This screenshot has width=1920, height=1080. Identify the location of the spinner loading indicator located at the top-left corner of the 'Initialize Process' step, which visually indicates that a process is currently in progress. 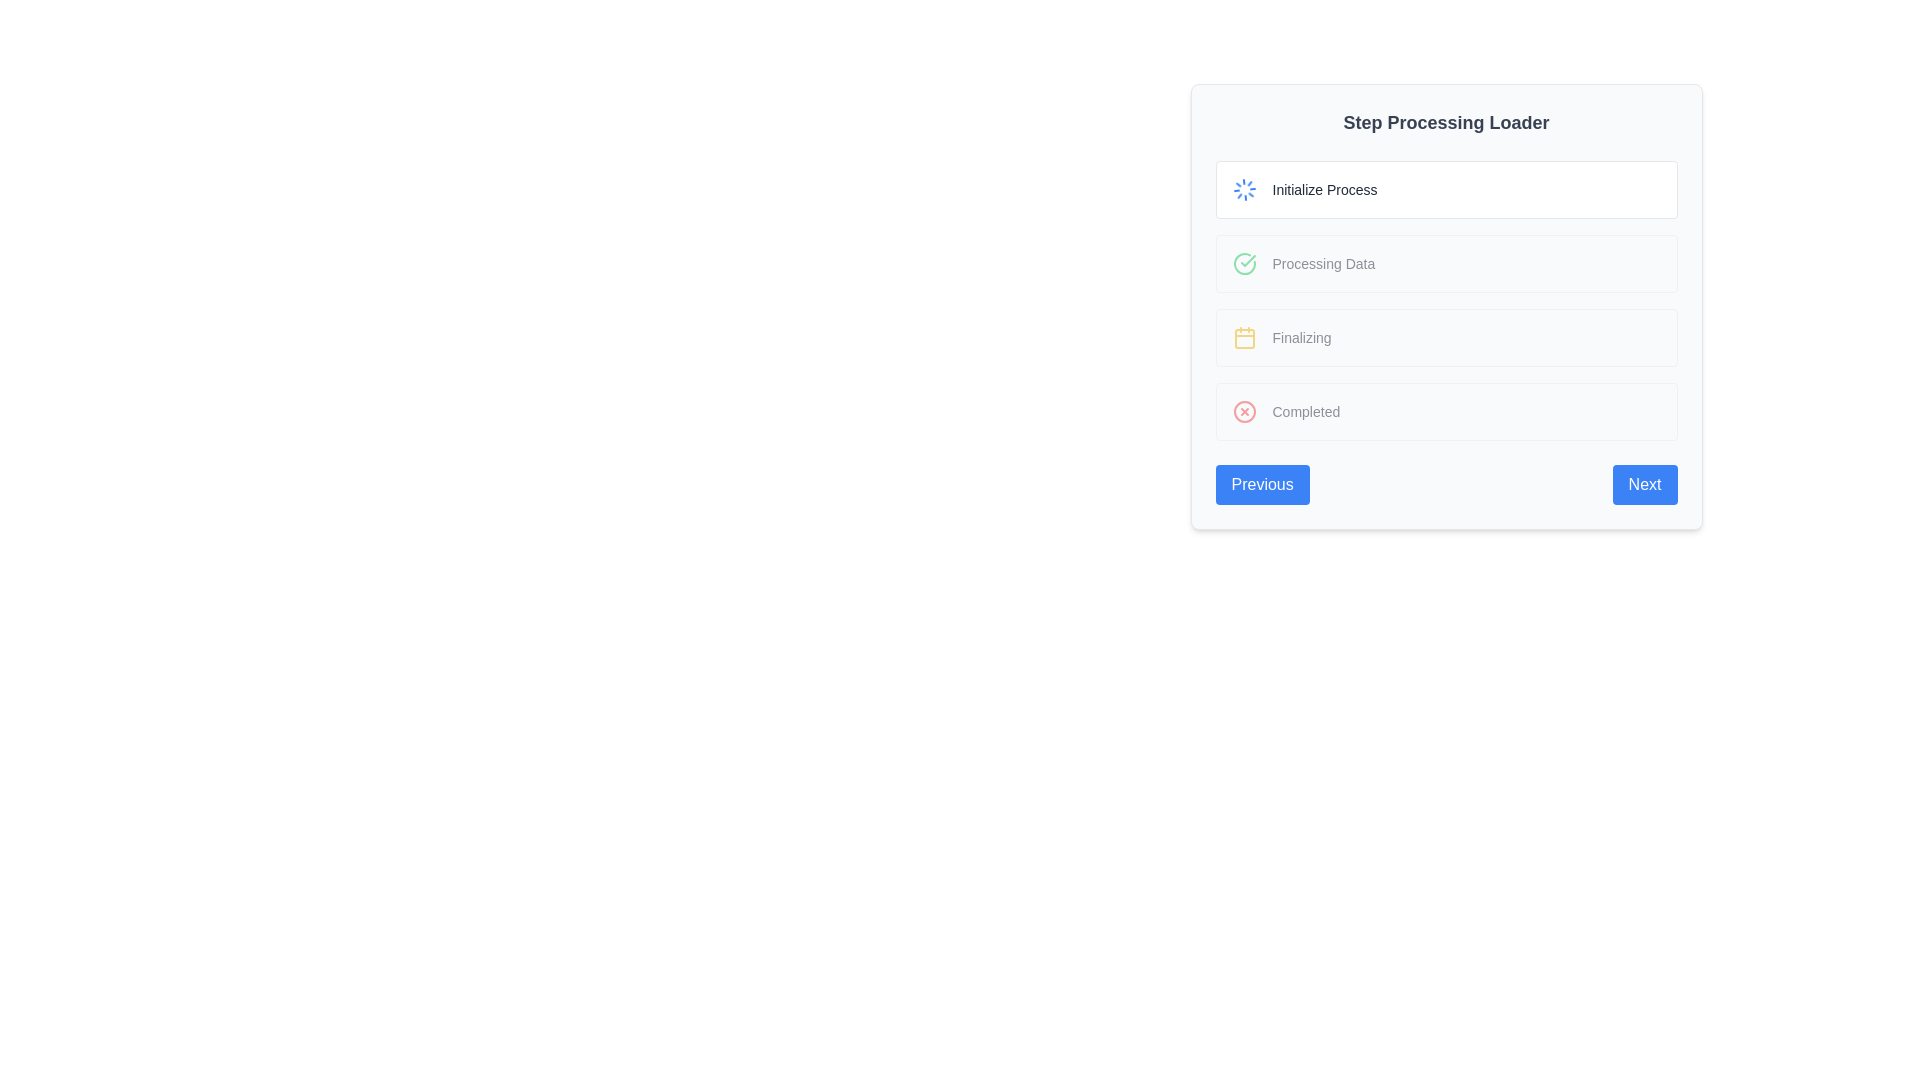
(1243, 189).